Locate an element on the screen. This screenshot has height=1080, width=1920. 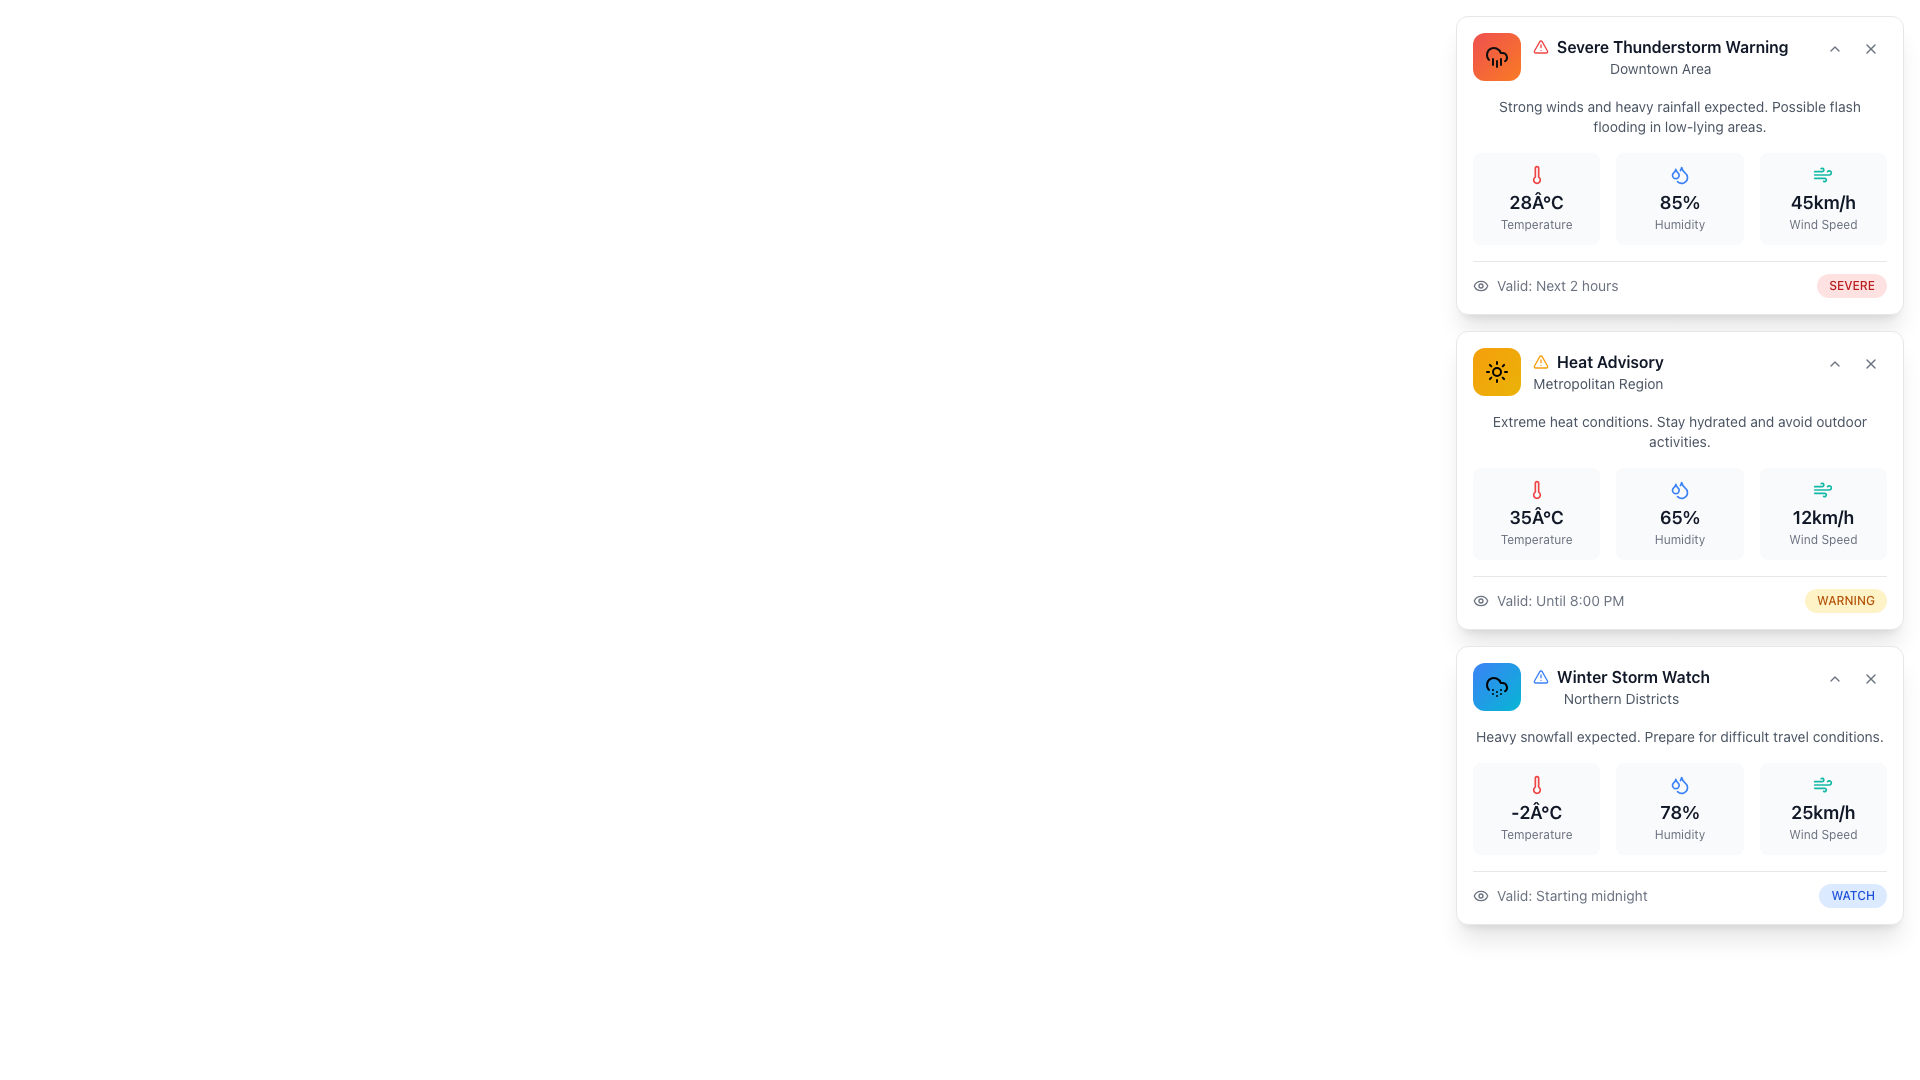
the static text element displaying the current temperature in the context of a weather alert, located in the first column of the grid layout on the 'Winter Storm Watch' card is located at coordinates (1535, 808).